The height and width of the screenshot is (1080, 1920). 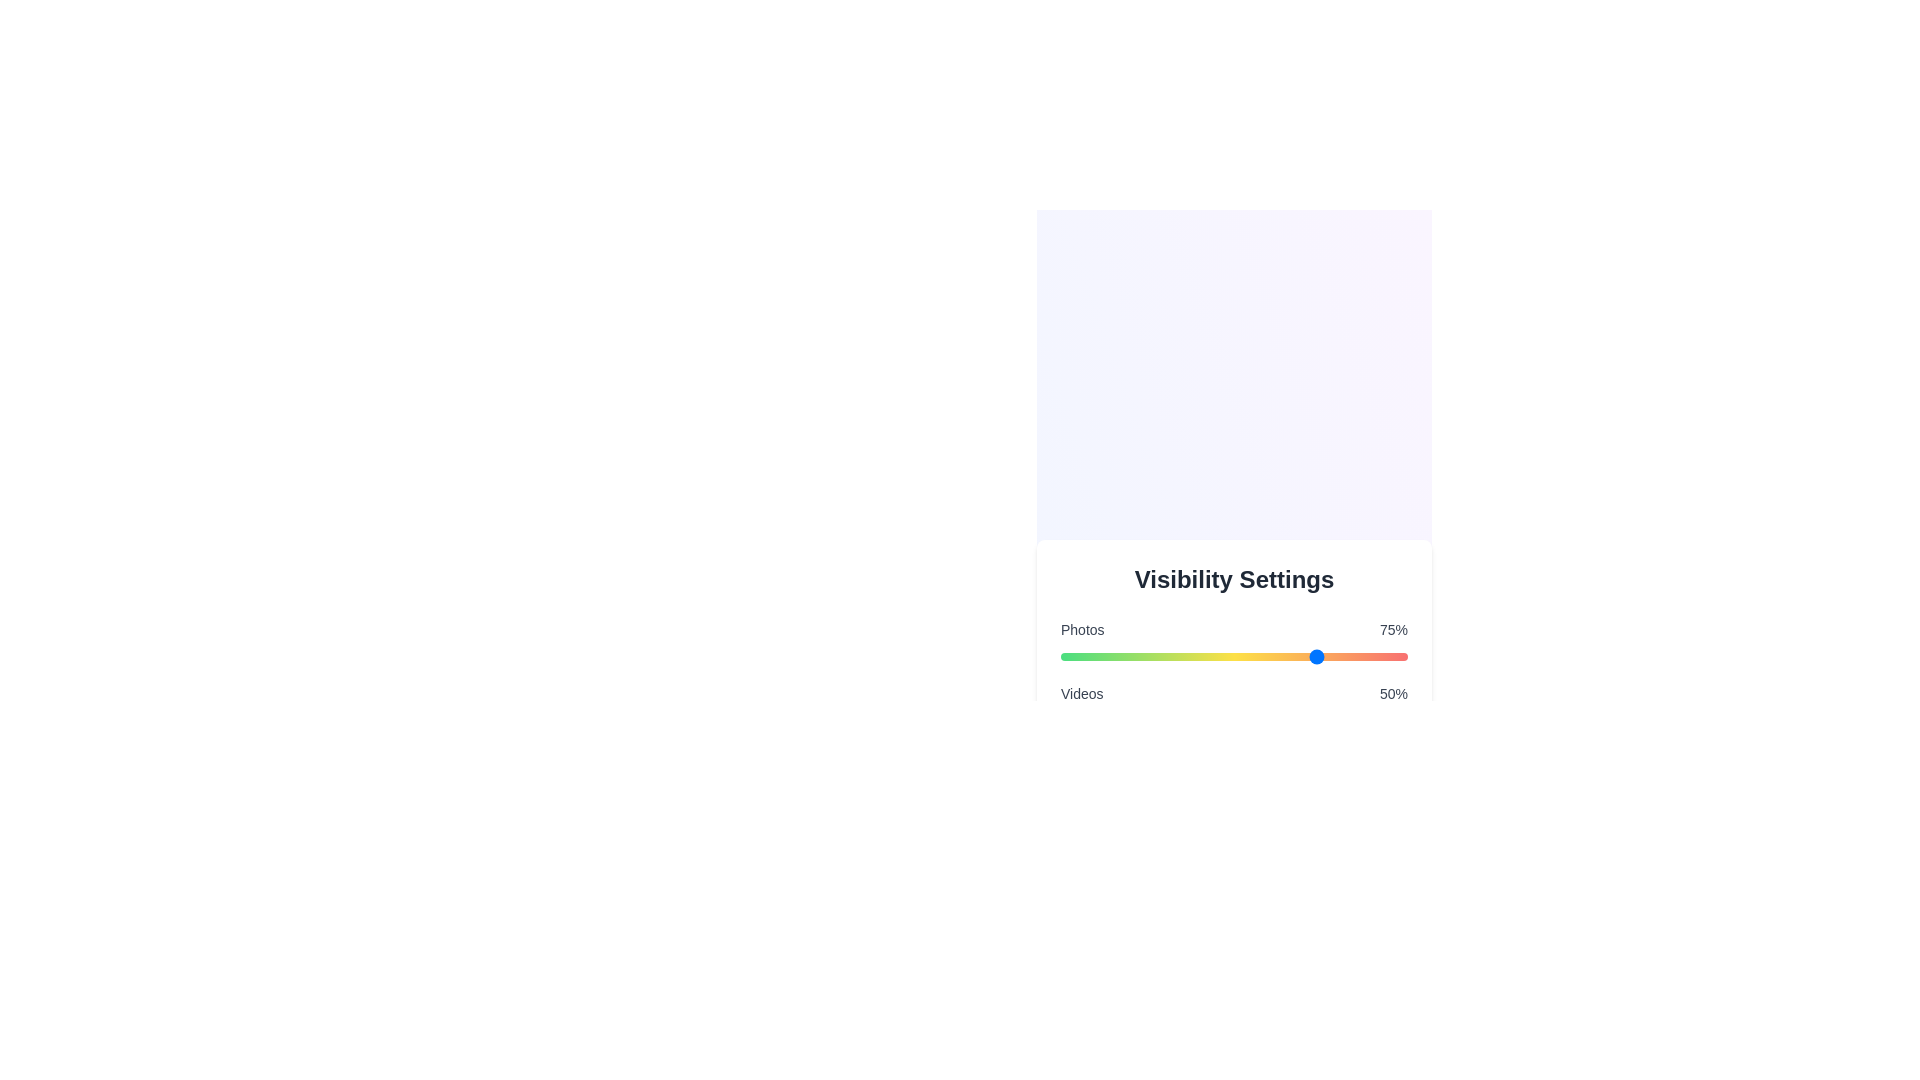 I want to click on the visibility percentage for a category by setting the slider to 70, so click(x=1303, y=656).